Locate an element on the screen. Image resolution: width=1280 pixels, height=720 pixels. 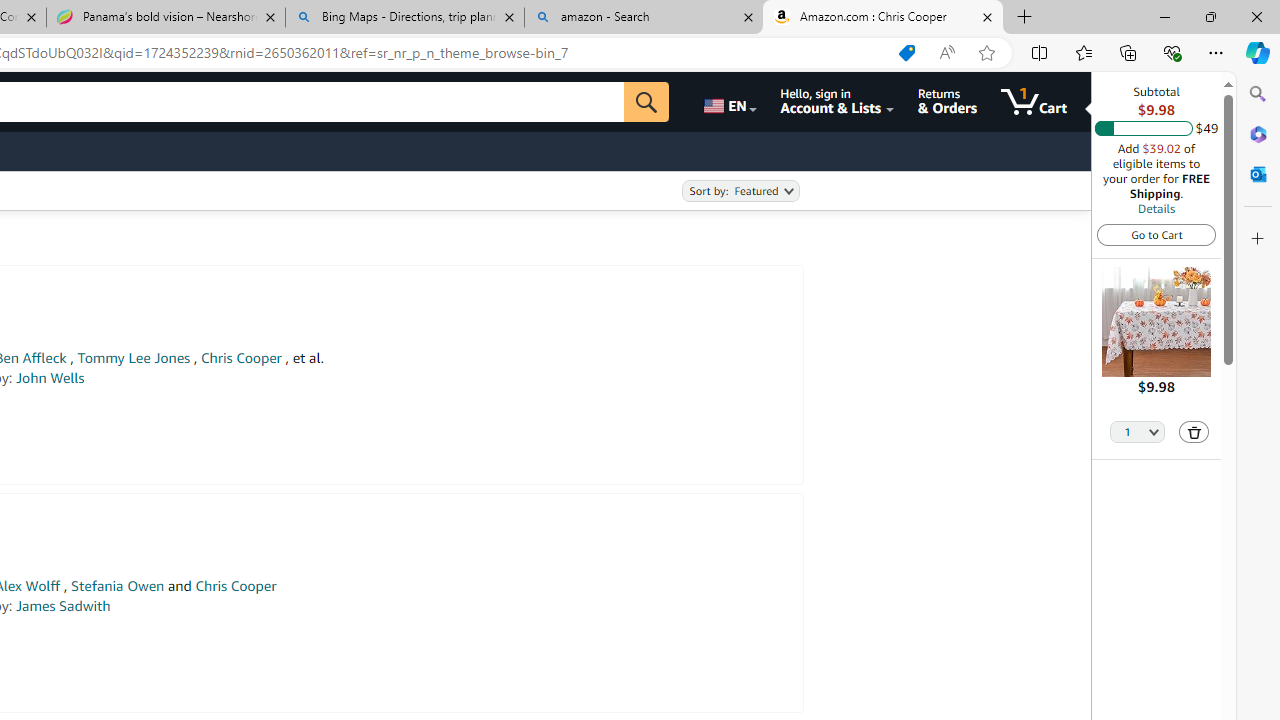
'Hello, sign in Account & Lists' is located at coordinates (837, 101).